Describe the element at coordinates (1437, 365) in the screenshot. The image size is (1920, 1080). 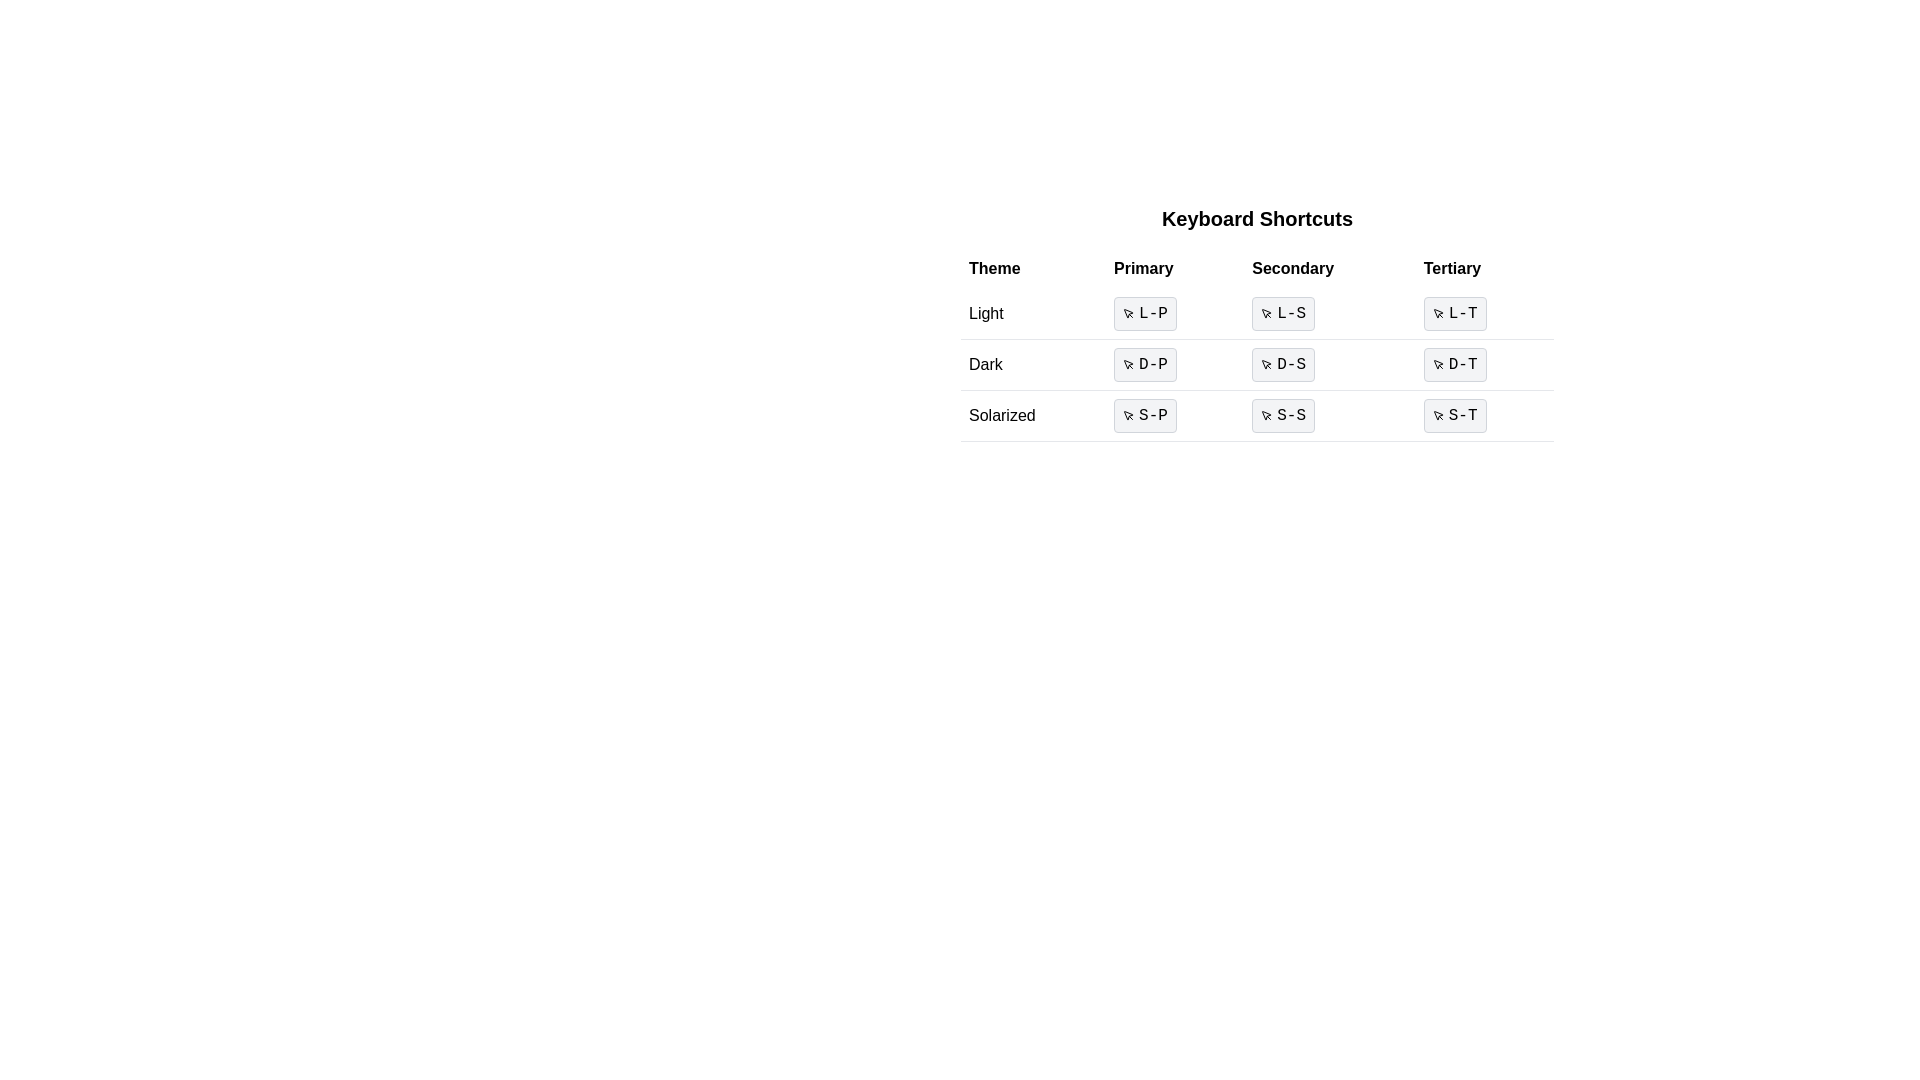
I see `the SVG icon to the left of the 'D-T' button, which indicates an interactive action in the 'Keyboard Shortcuts' grid` at that location.